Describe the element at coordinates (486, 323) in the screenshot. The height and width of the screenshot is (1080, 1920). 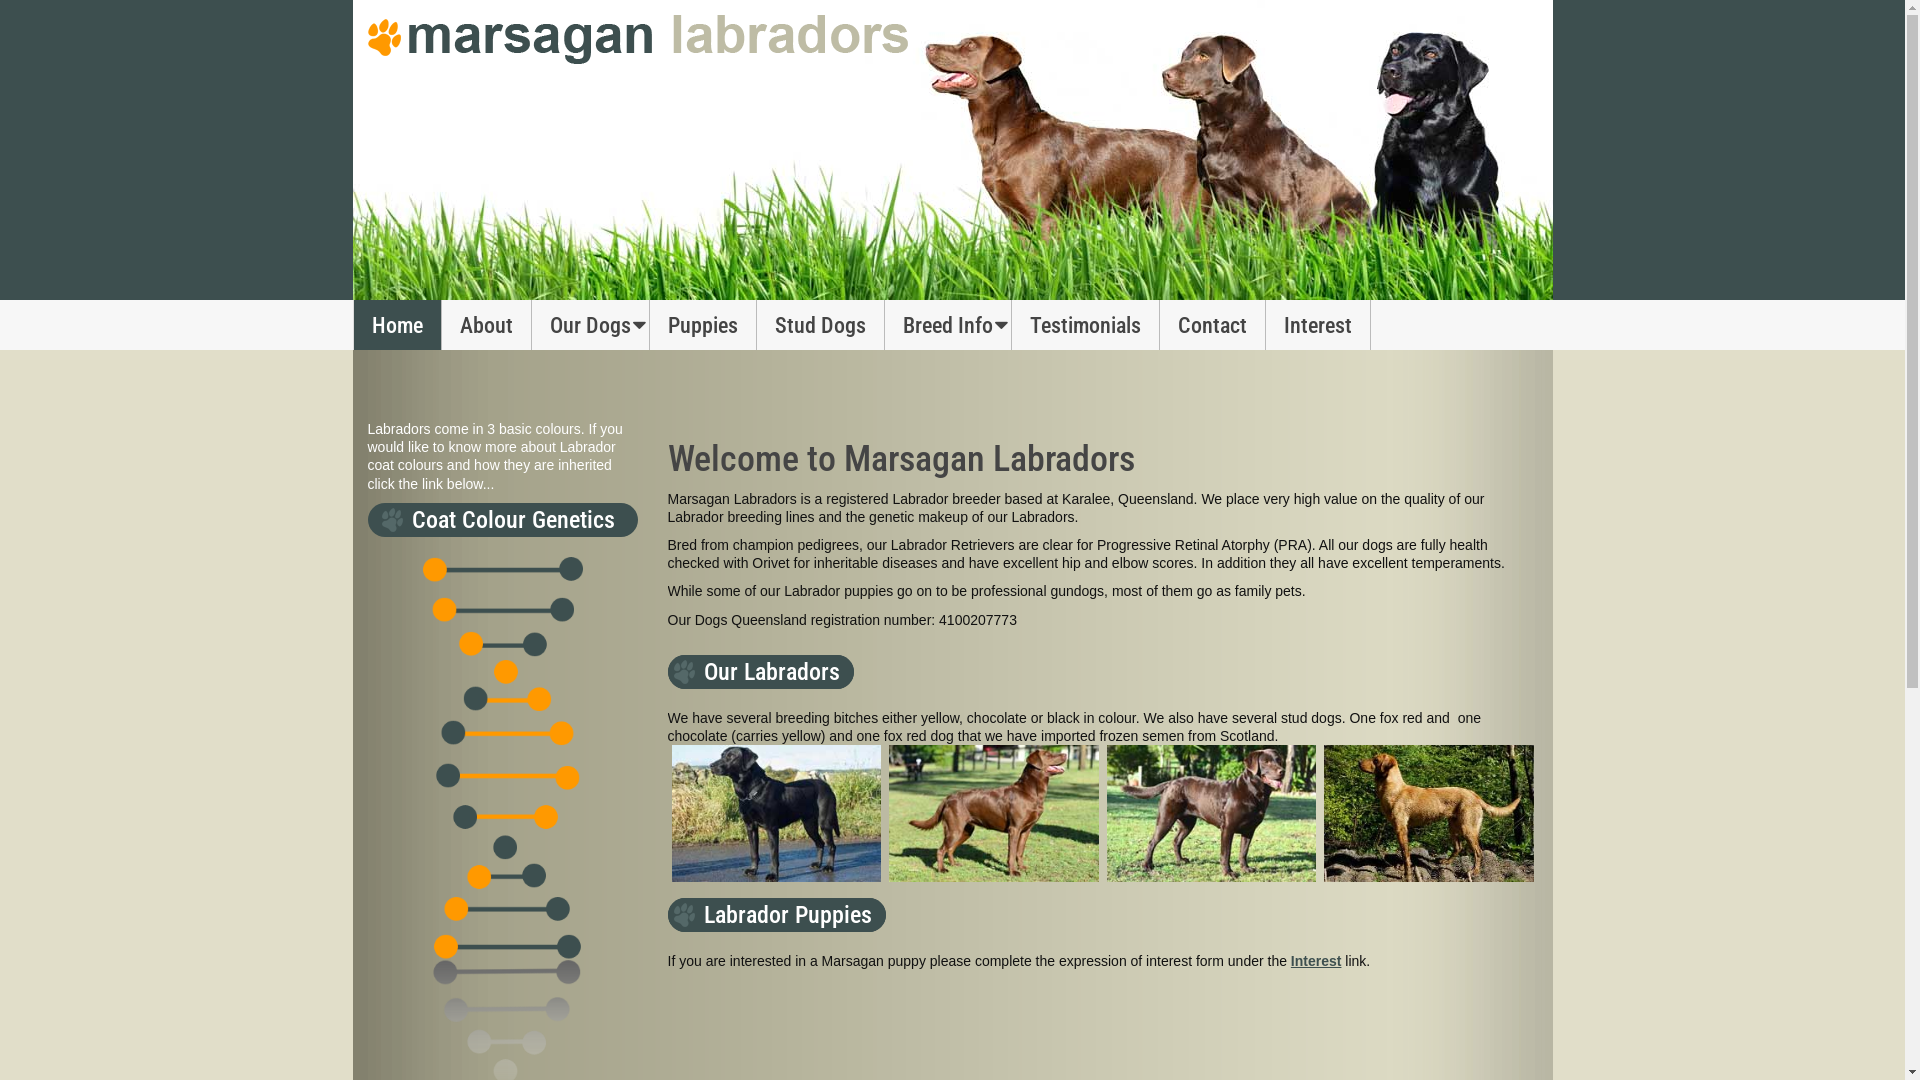
I see `'About'` at that location.